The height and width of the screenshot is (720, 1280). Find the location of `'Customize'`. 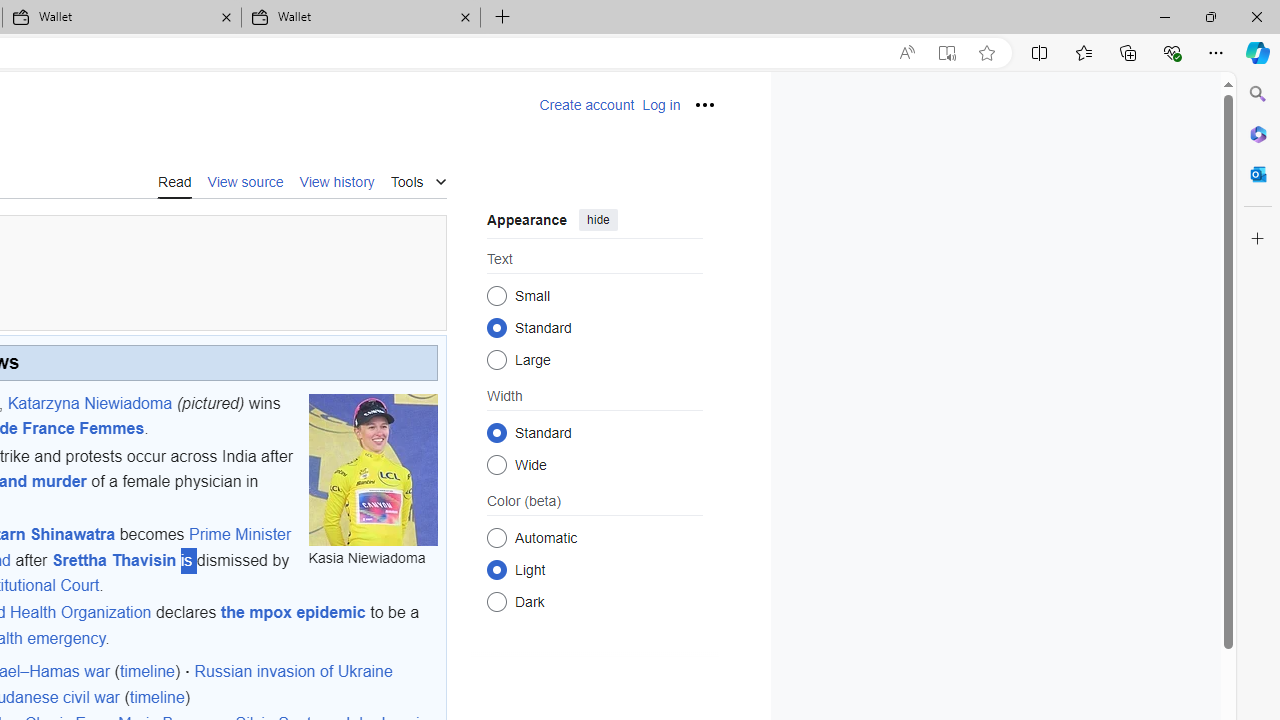

'Customize' is located at coordinates (1257, 238).